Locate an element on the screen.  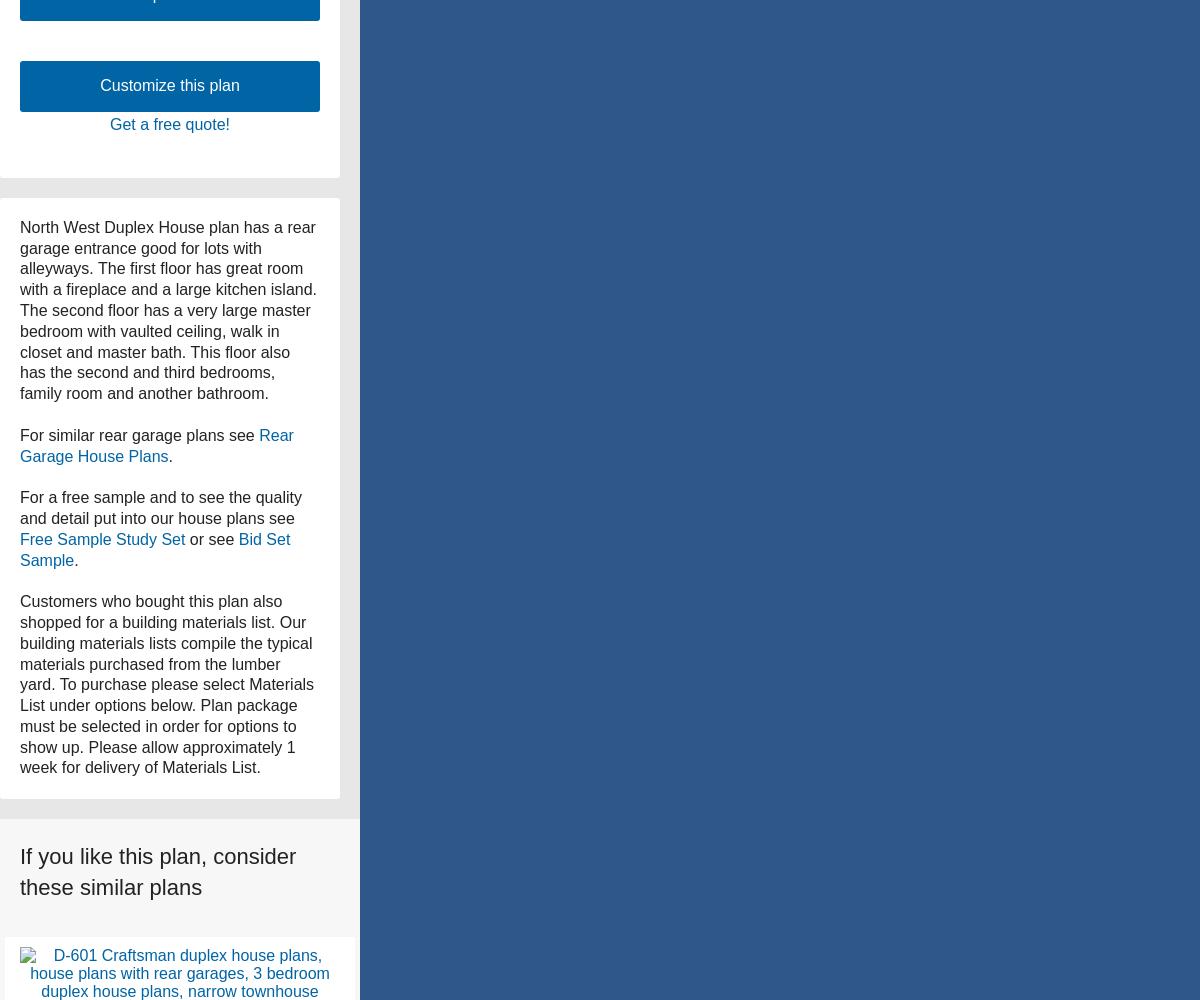
'North West Duplex House plan has a rear garage entrance good for lots with alleyways. The first floor has great room with a fireplace and a large kitchen island. The second floor has a very large master bedroom with vaulted ceiling, walk in closet and master bath. This floor also has the second and third bedrooms, family room and another bathroom.' is located at coordinates (20, 310).